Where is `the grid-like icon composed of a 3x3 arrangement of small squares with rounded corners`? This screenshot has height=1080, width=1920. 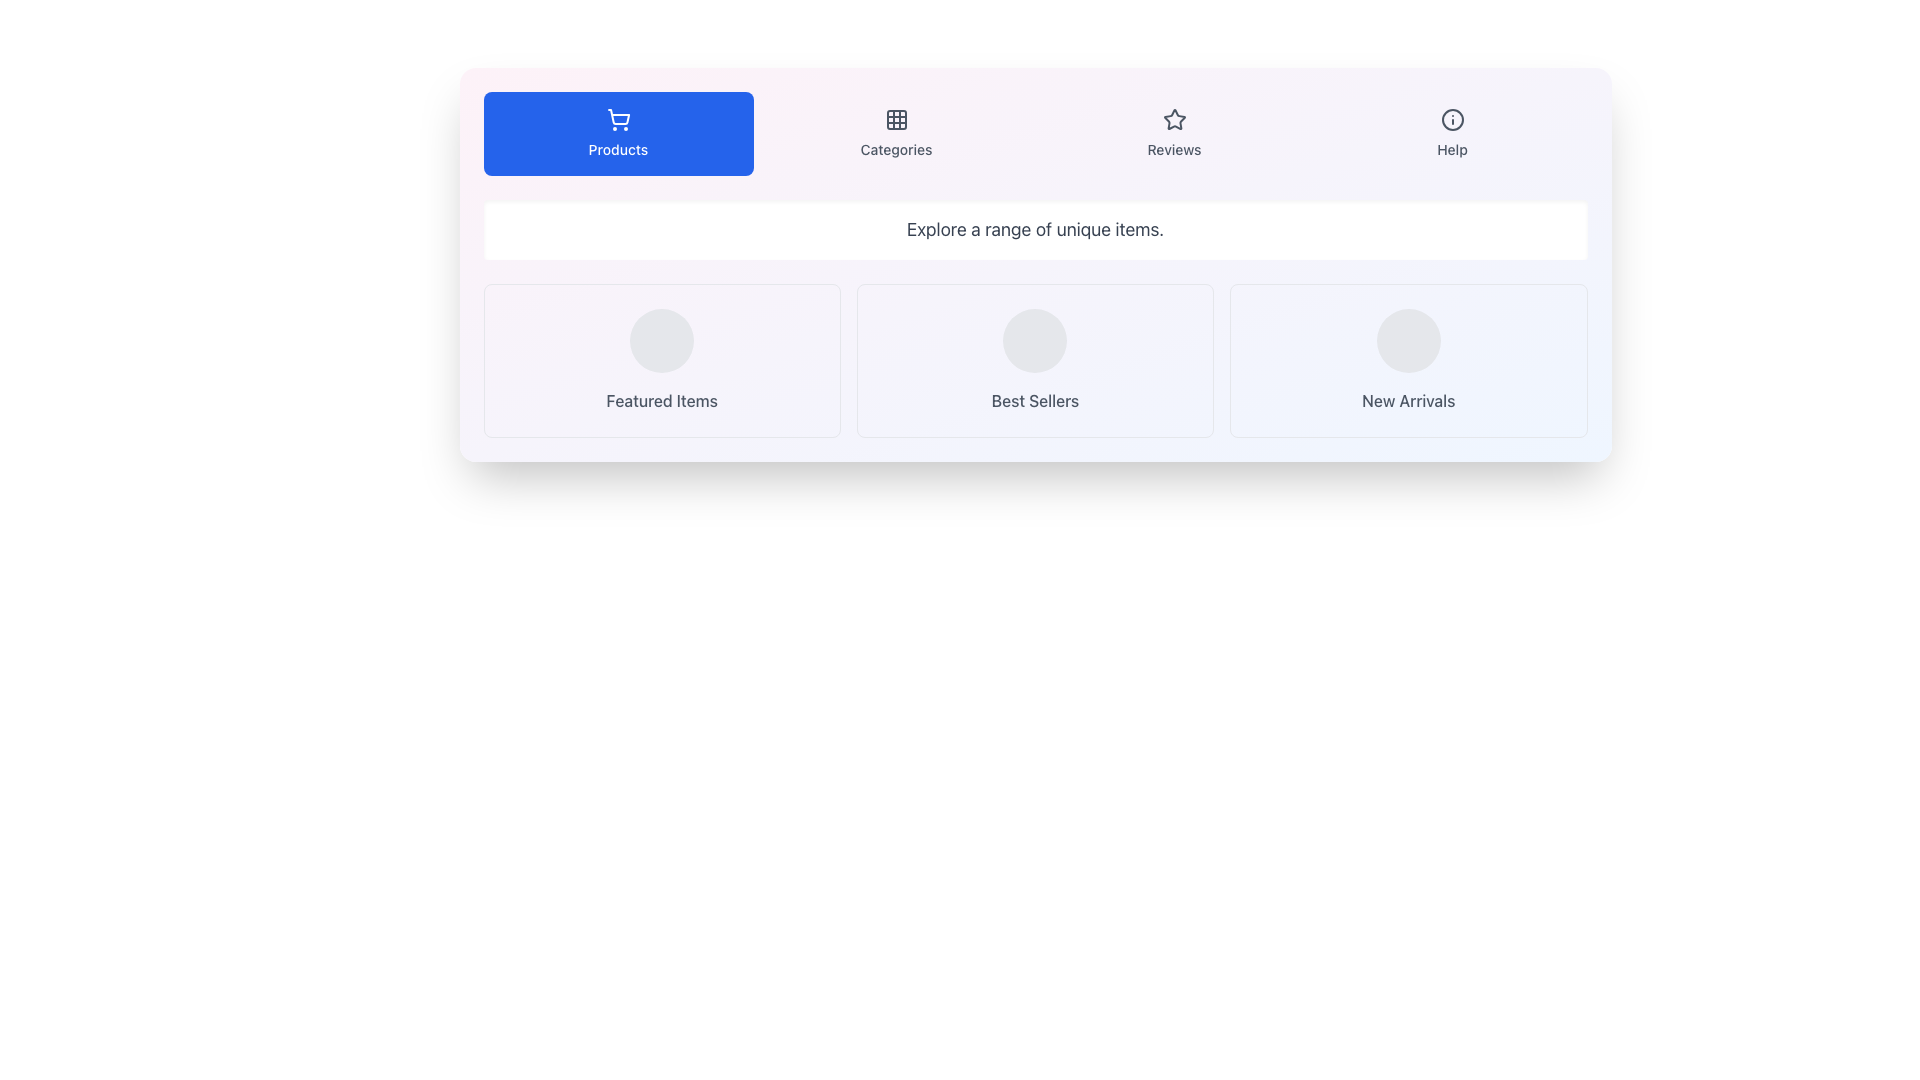 the grid-like icon composed of a 3x3 arrangement of small squares with rounded corners is located at coordinates (895, 119).